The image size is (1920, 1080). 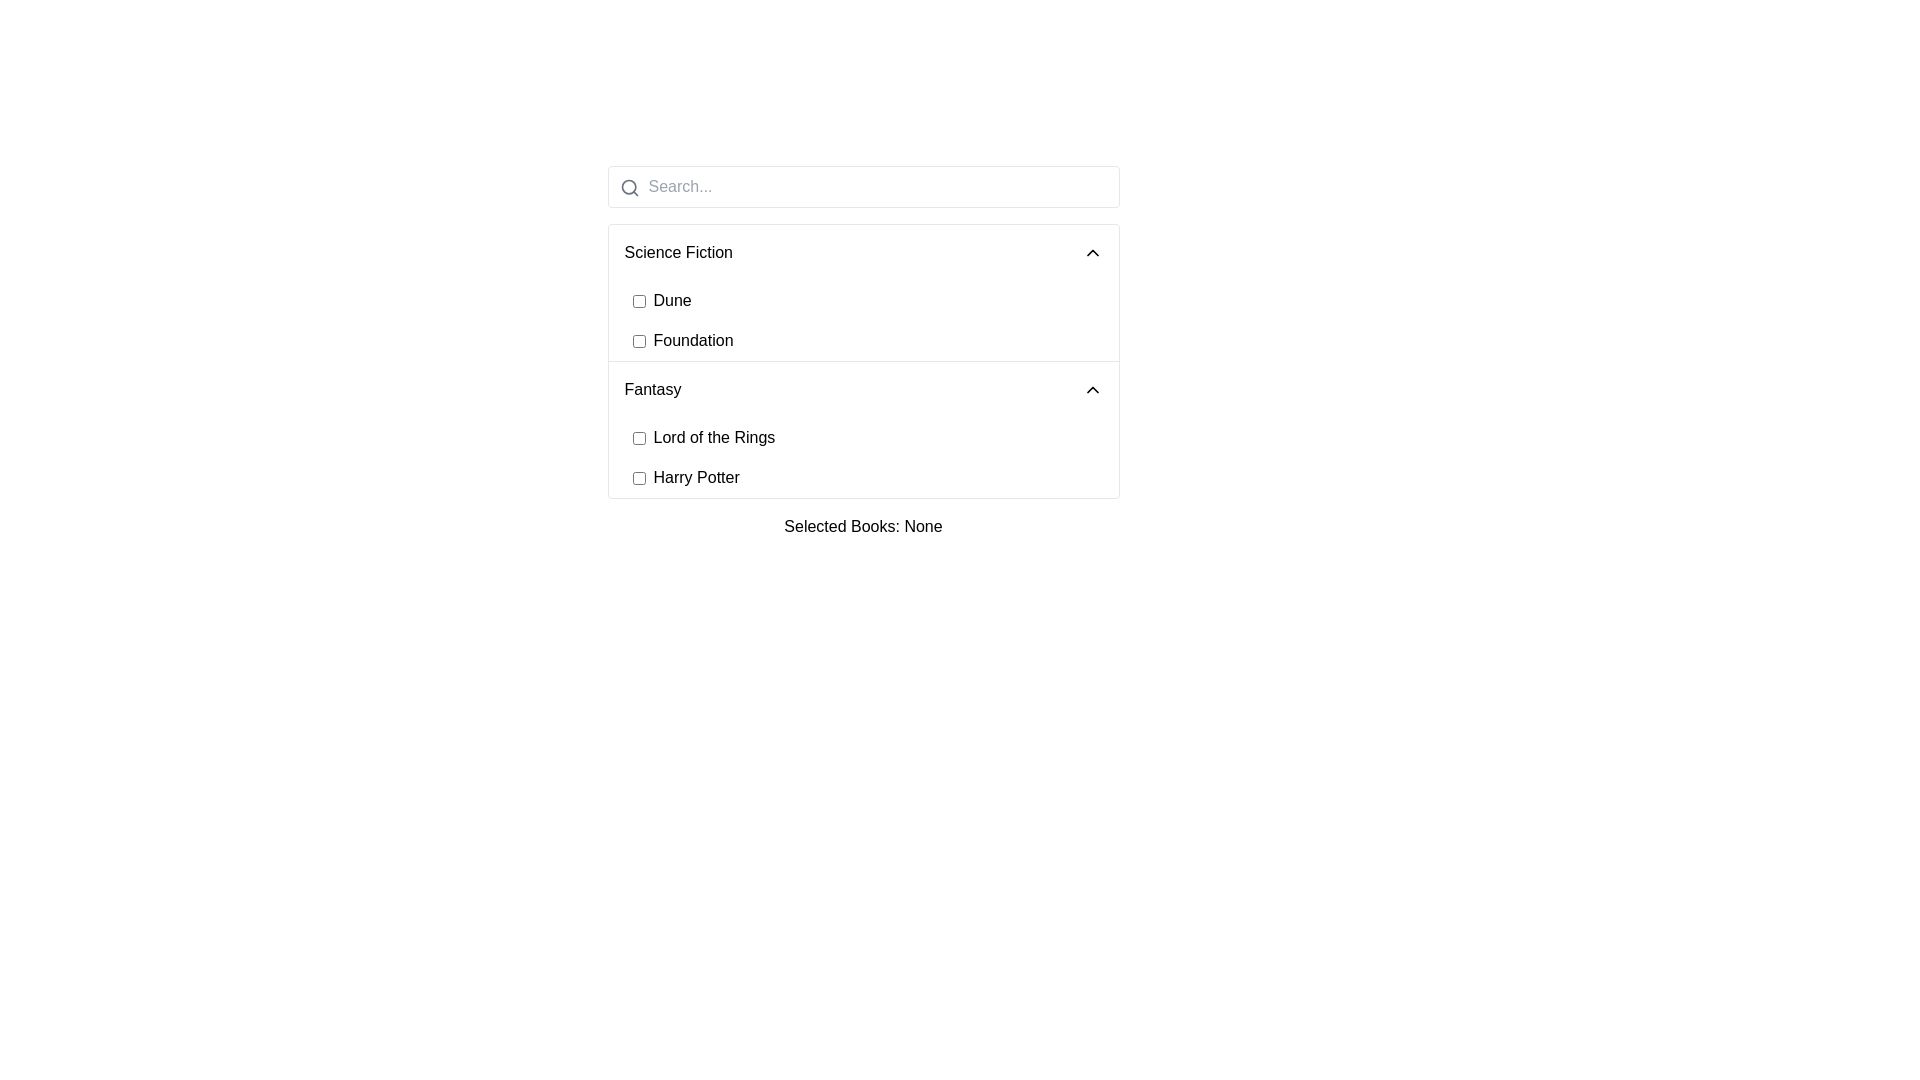 What do you see at coordinates (863, 526) in the screenshot?
I see `the text label that displays 'Selected Books: None', which is located at the bottom of the book genres section and is centered horizontally` at bounding box center [863, 526].